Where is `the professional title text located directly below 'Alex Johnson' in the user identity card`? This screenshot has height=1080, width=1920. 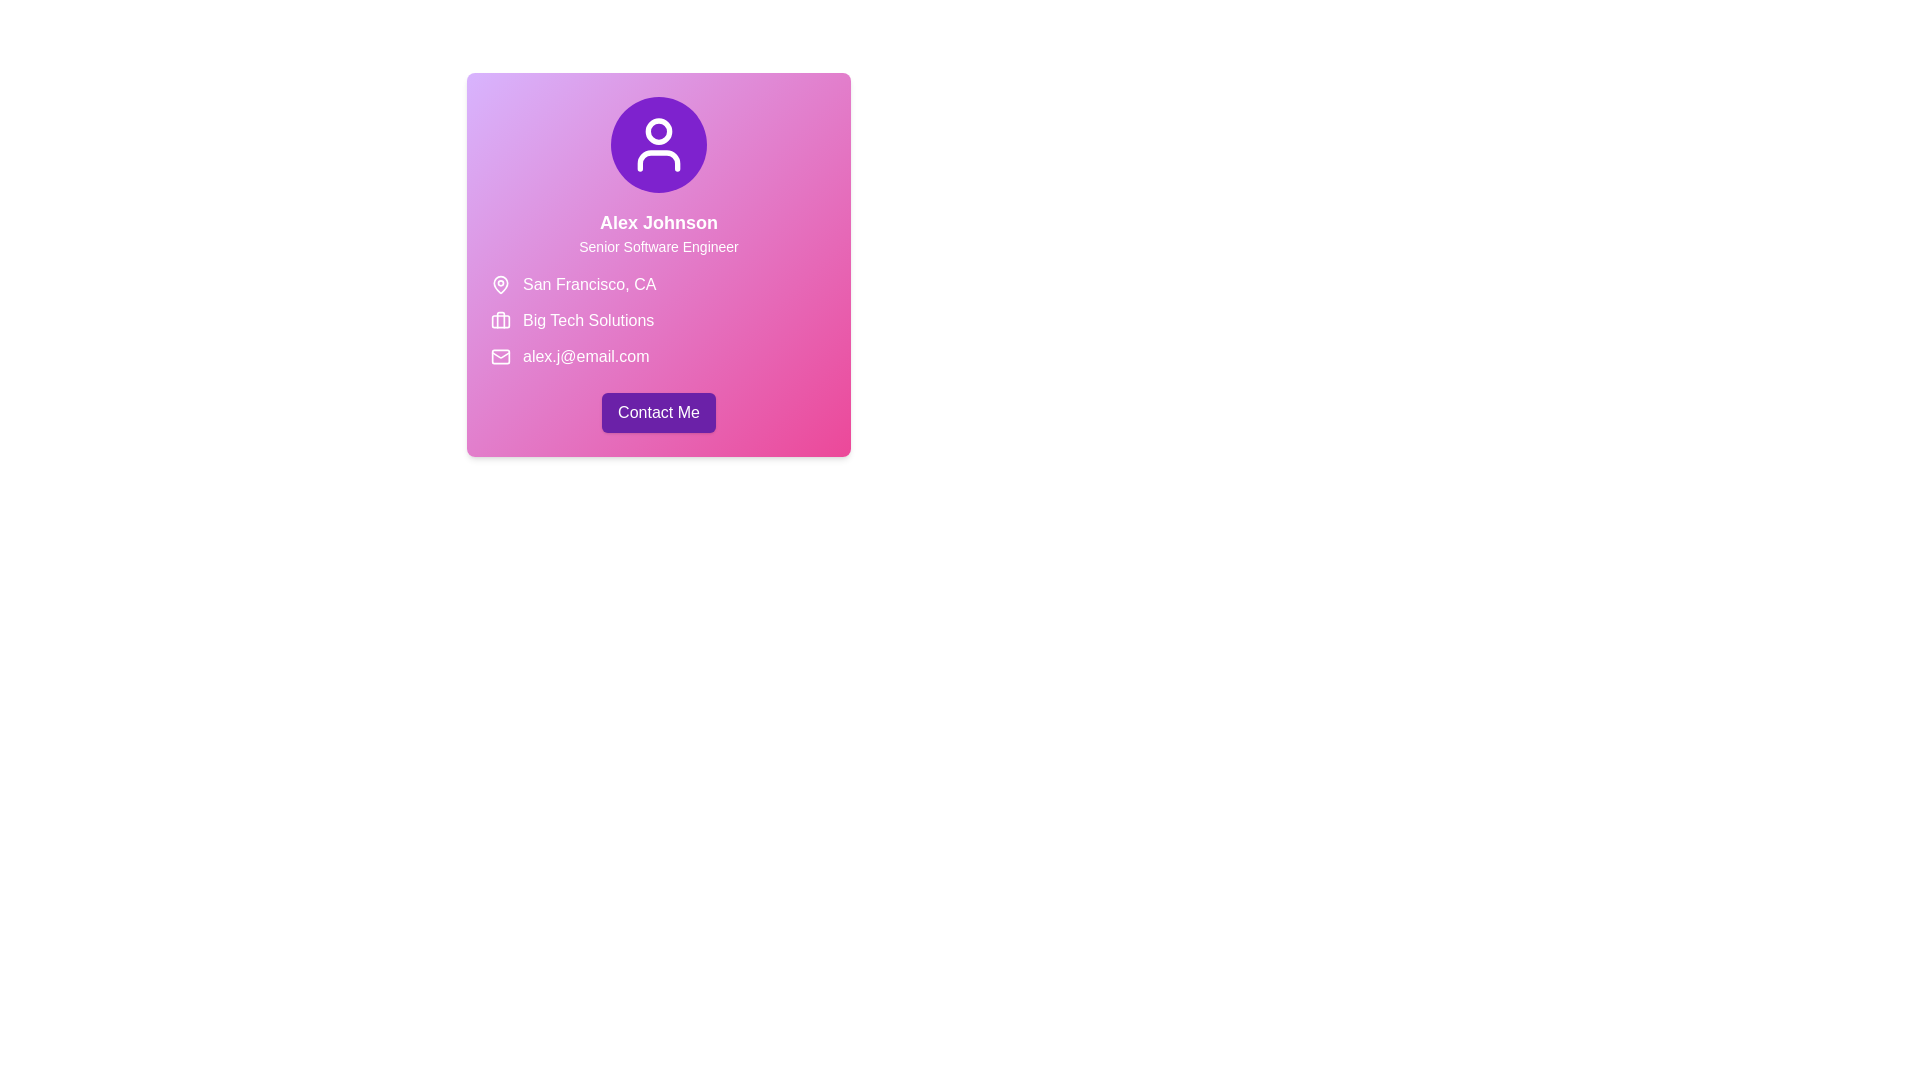
the professional title text located directly below 'Alex Johnson' in the user identity card is located at coordinates (658, 245).